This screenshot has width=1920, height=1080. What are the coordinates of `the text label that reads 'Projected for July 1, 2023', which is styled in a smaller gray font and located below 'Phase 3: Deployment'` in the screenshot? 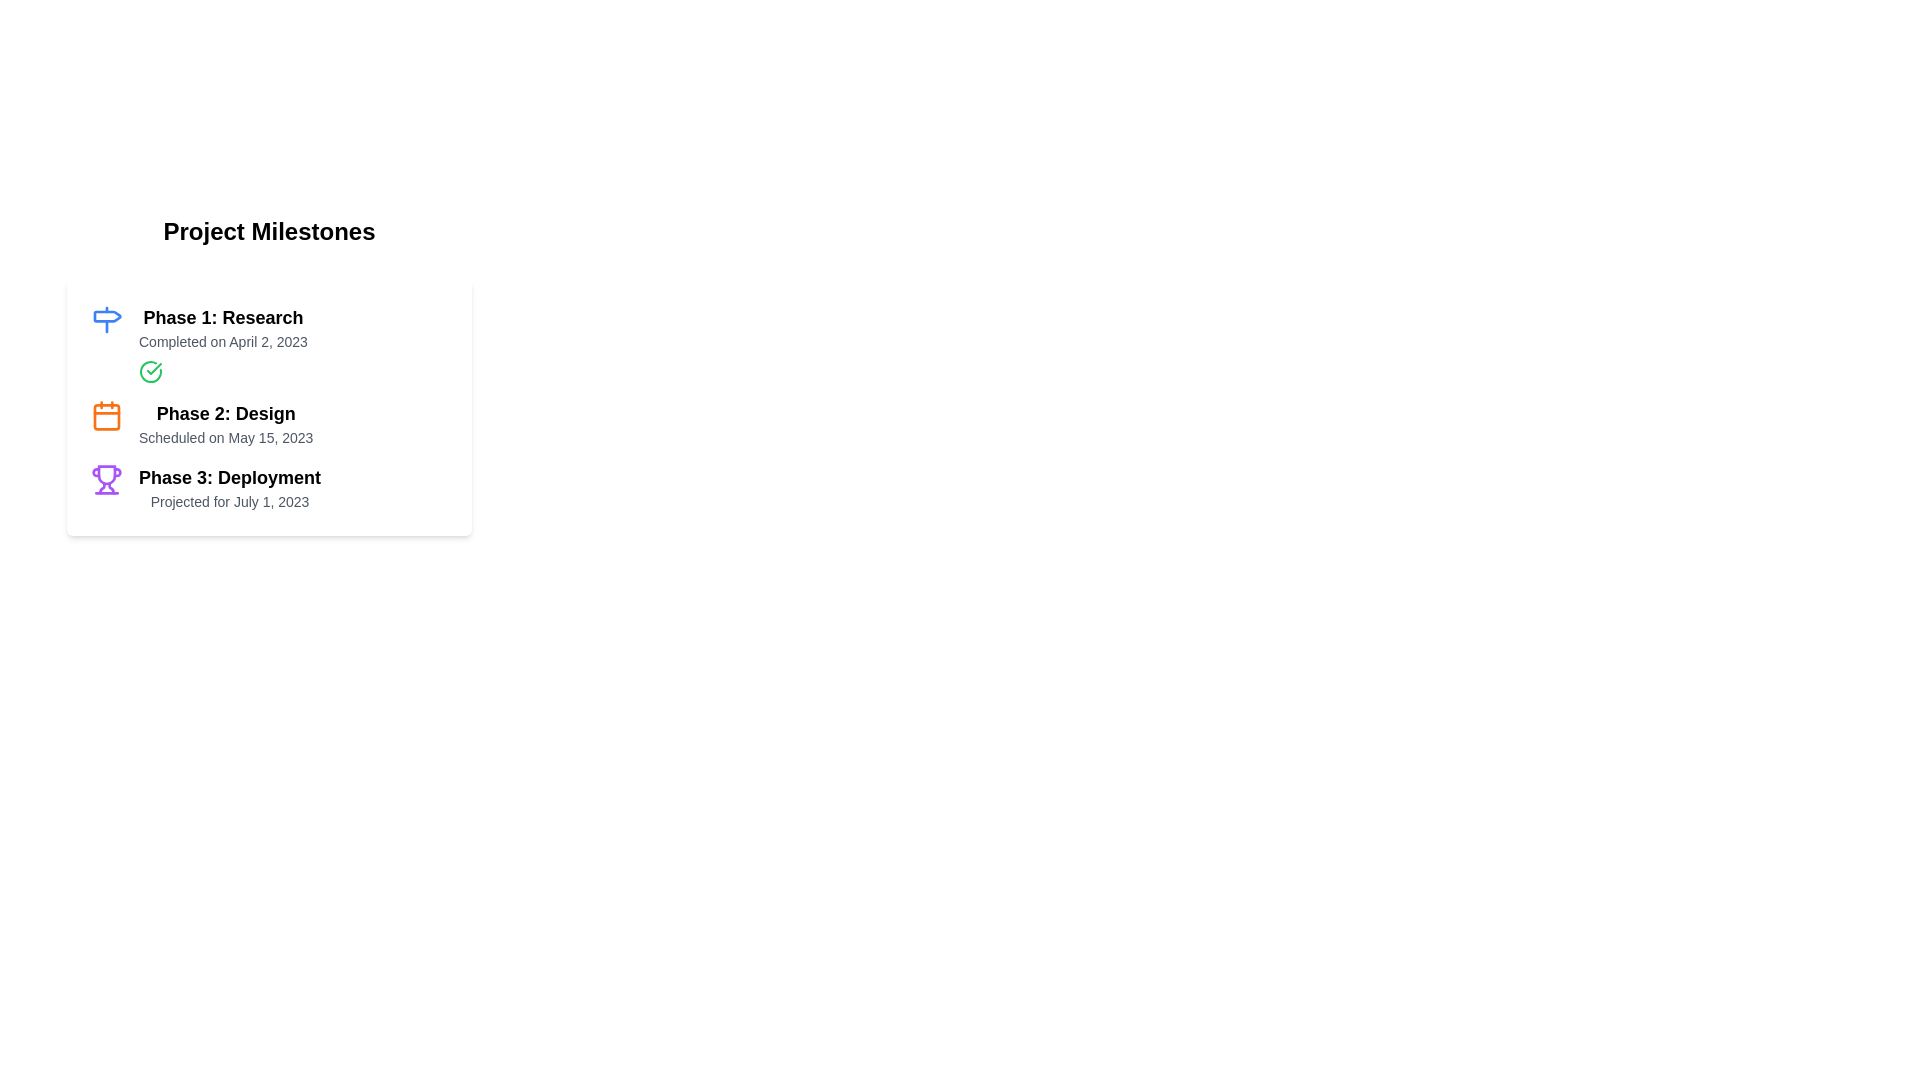 It's located at (230, 500).